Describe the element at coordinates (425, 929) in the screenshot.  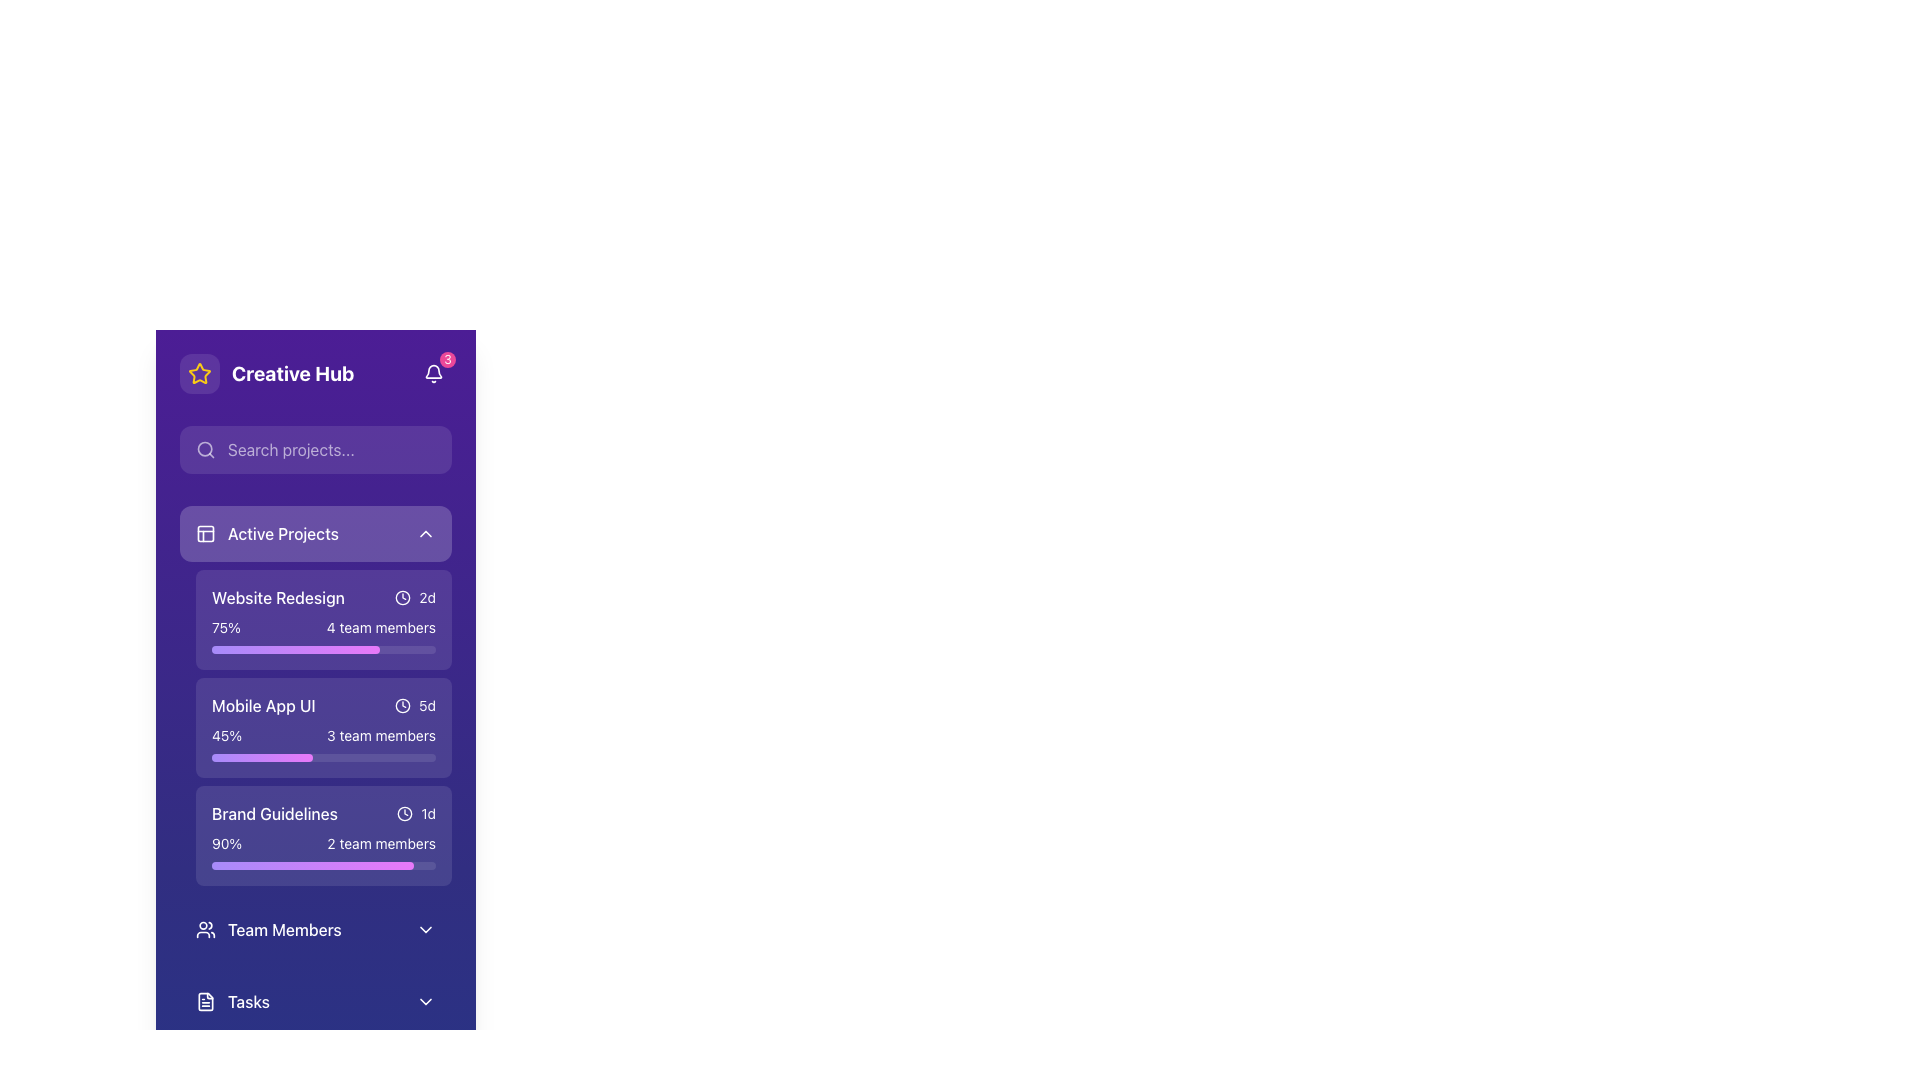
I see `the chevron icon at the end of the 'Team Members' row to trigger the tooltip or highlight effect` at that location.